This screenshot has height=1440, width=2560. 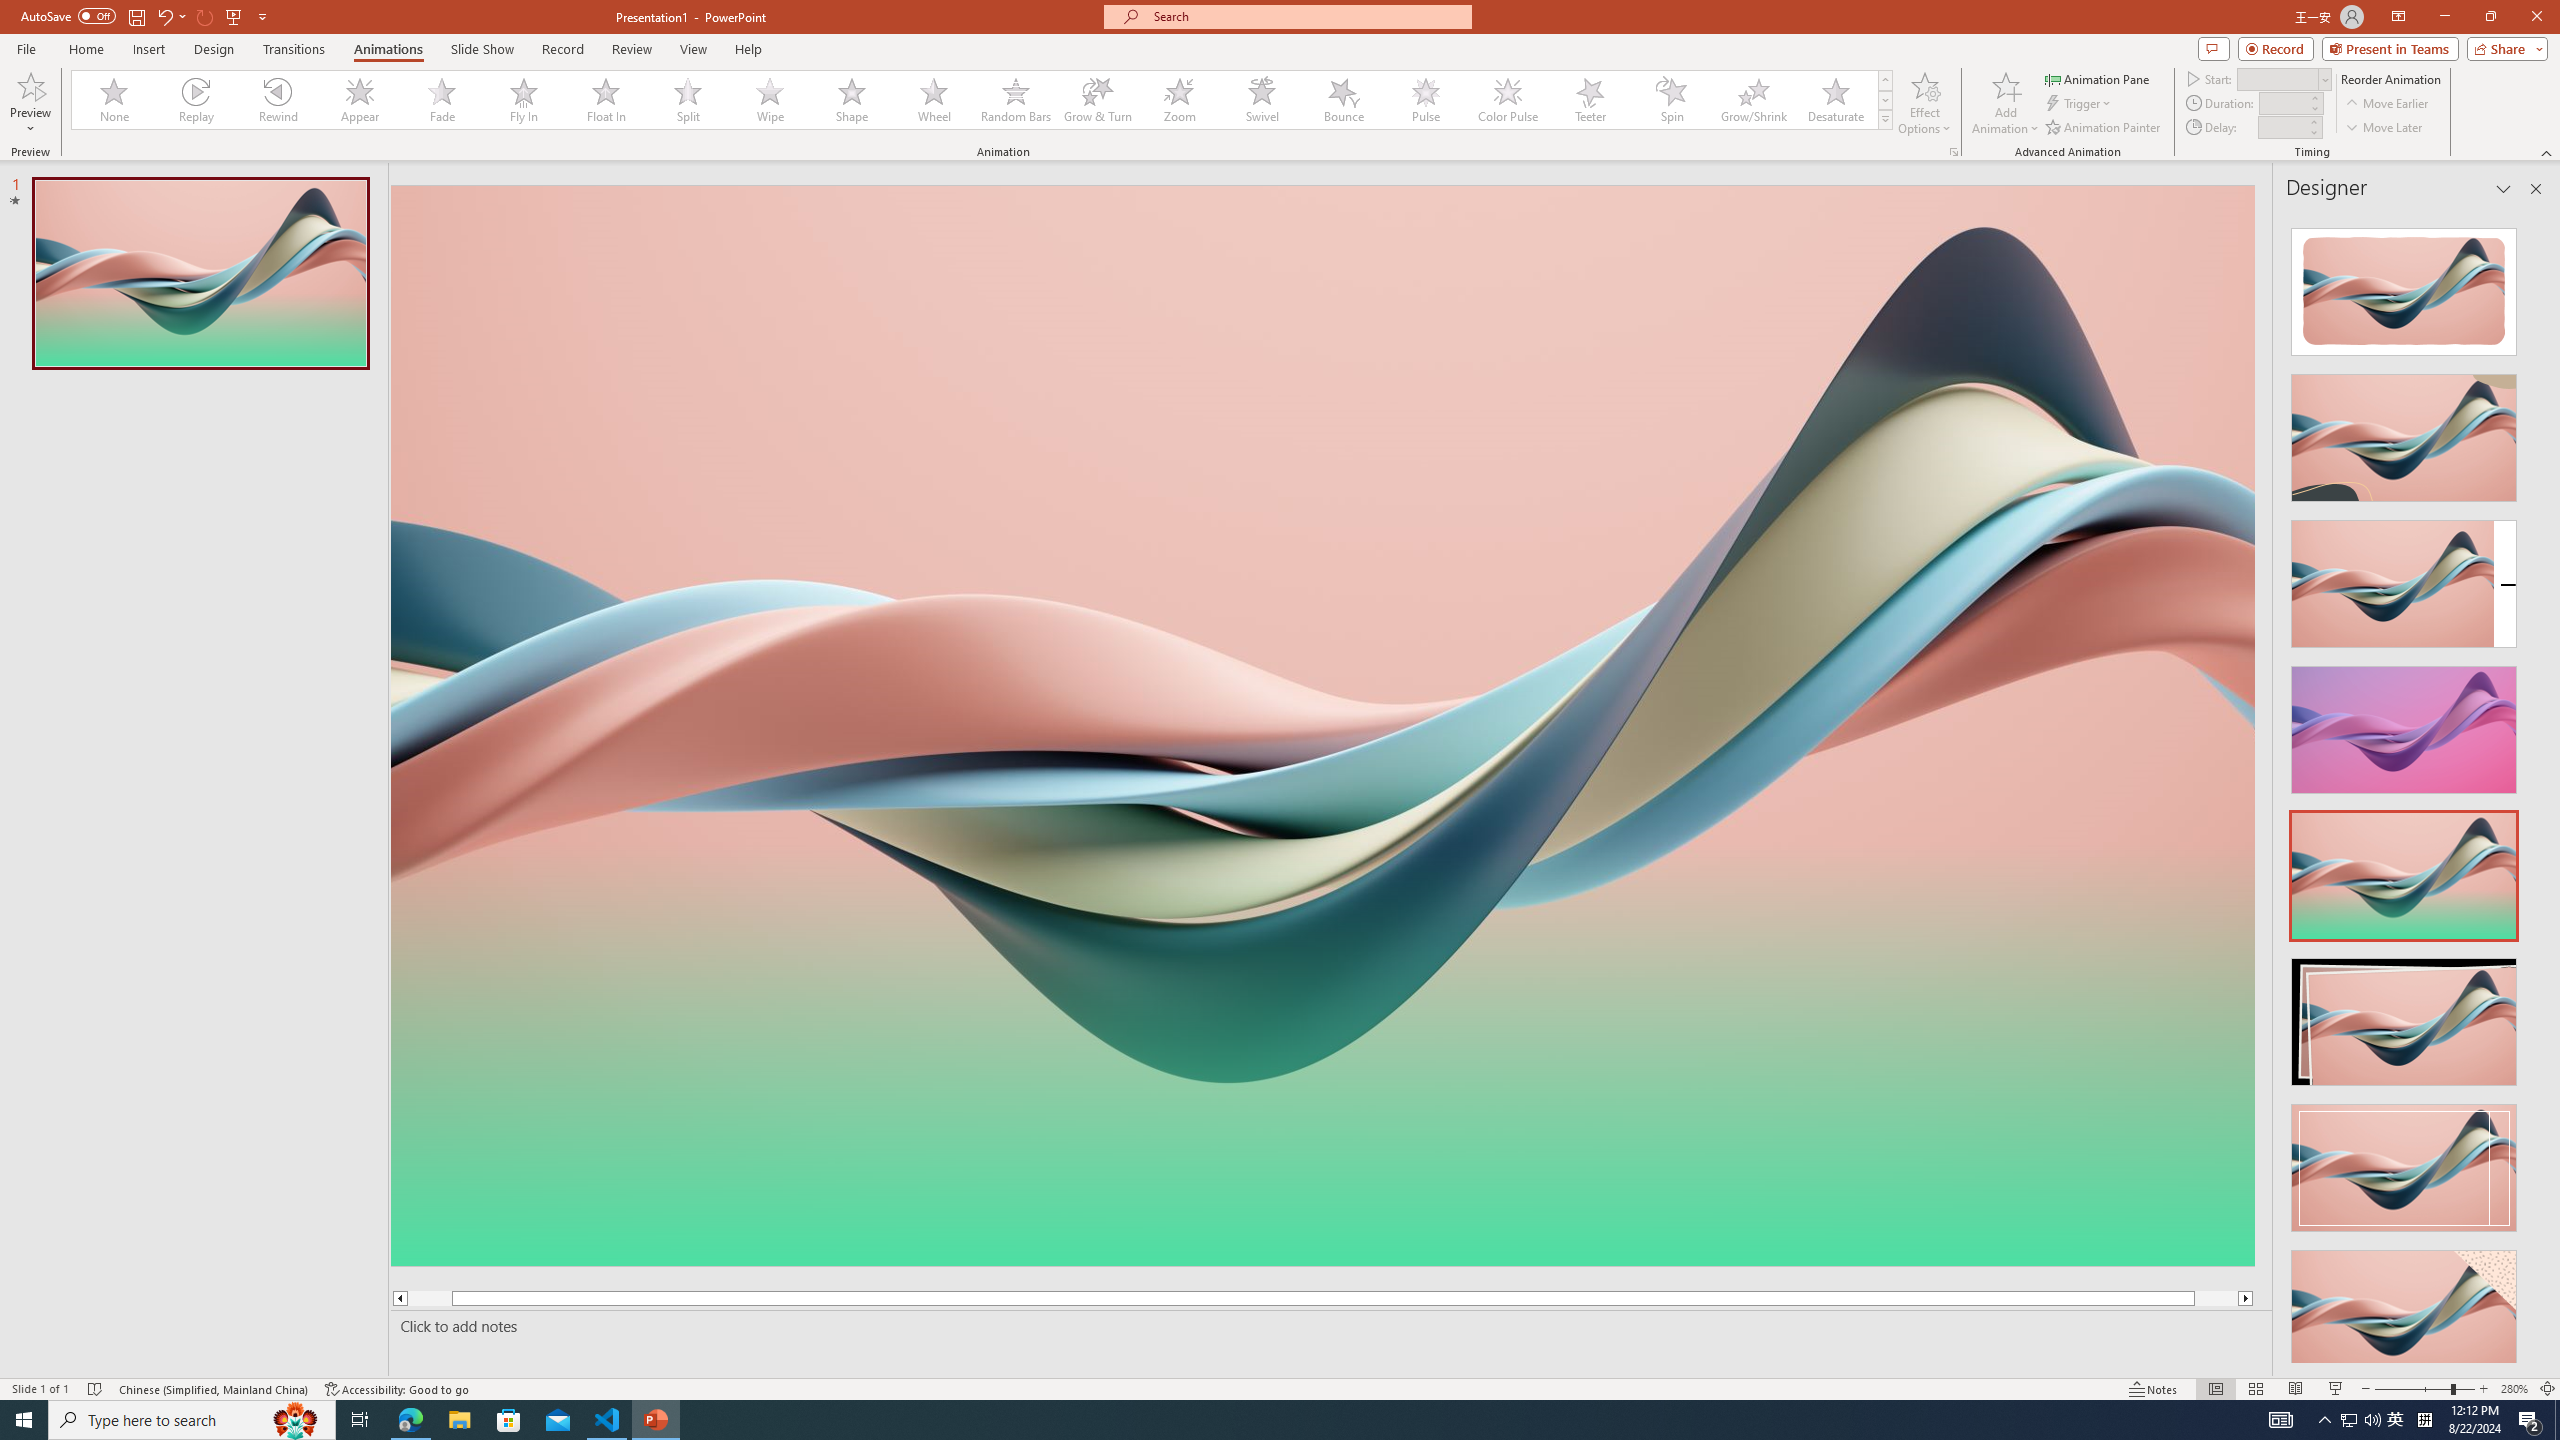 I want to click on 'None', so click(x=114, y=99).